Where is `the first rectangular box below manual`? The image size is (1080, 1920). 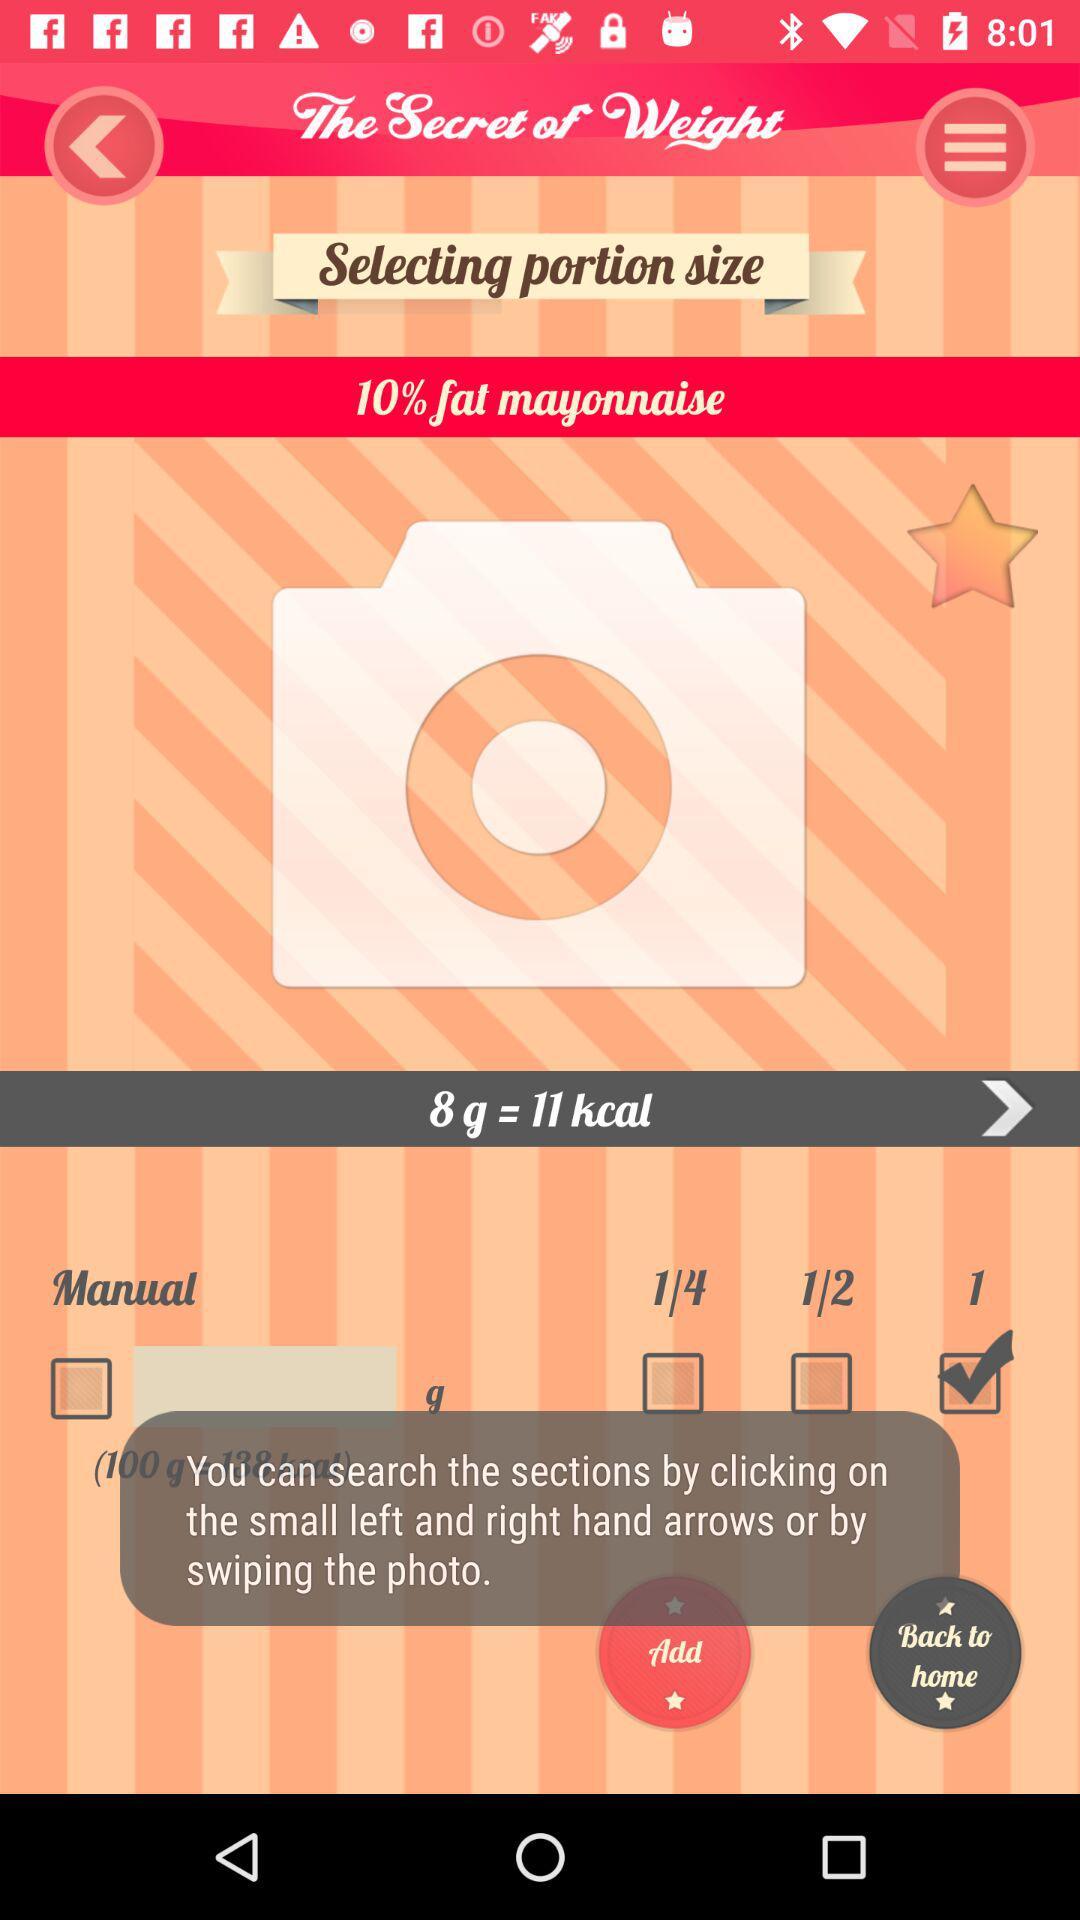 the first rectangular box below manual is located at coordinates (87, 1376).